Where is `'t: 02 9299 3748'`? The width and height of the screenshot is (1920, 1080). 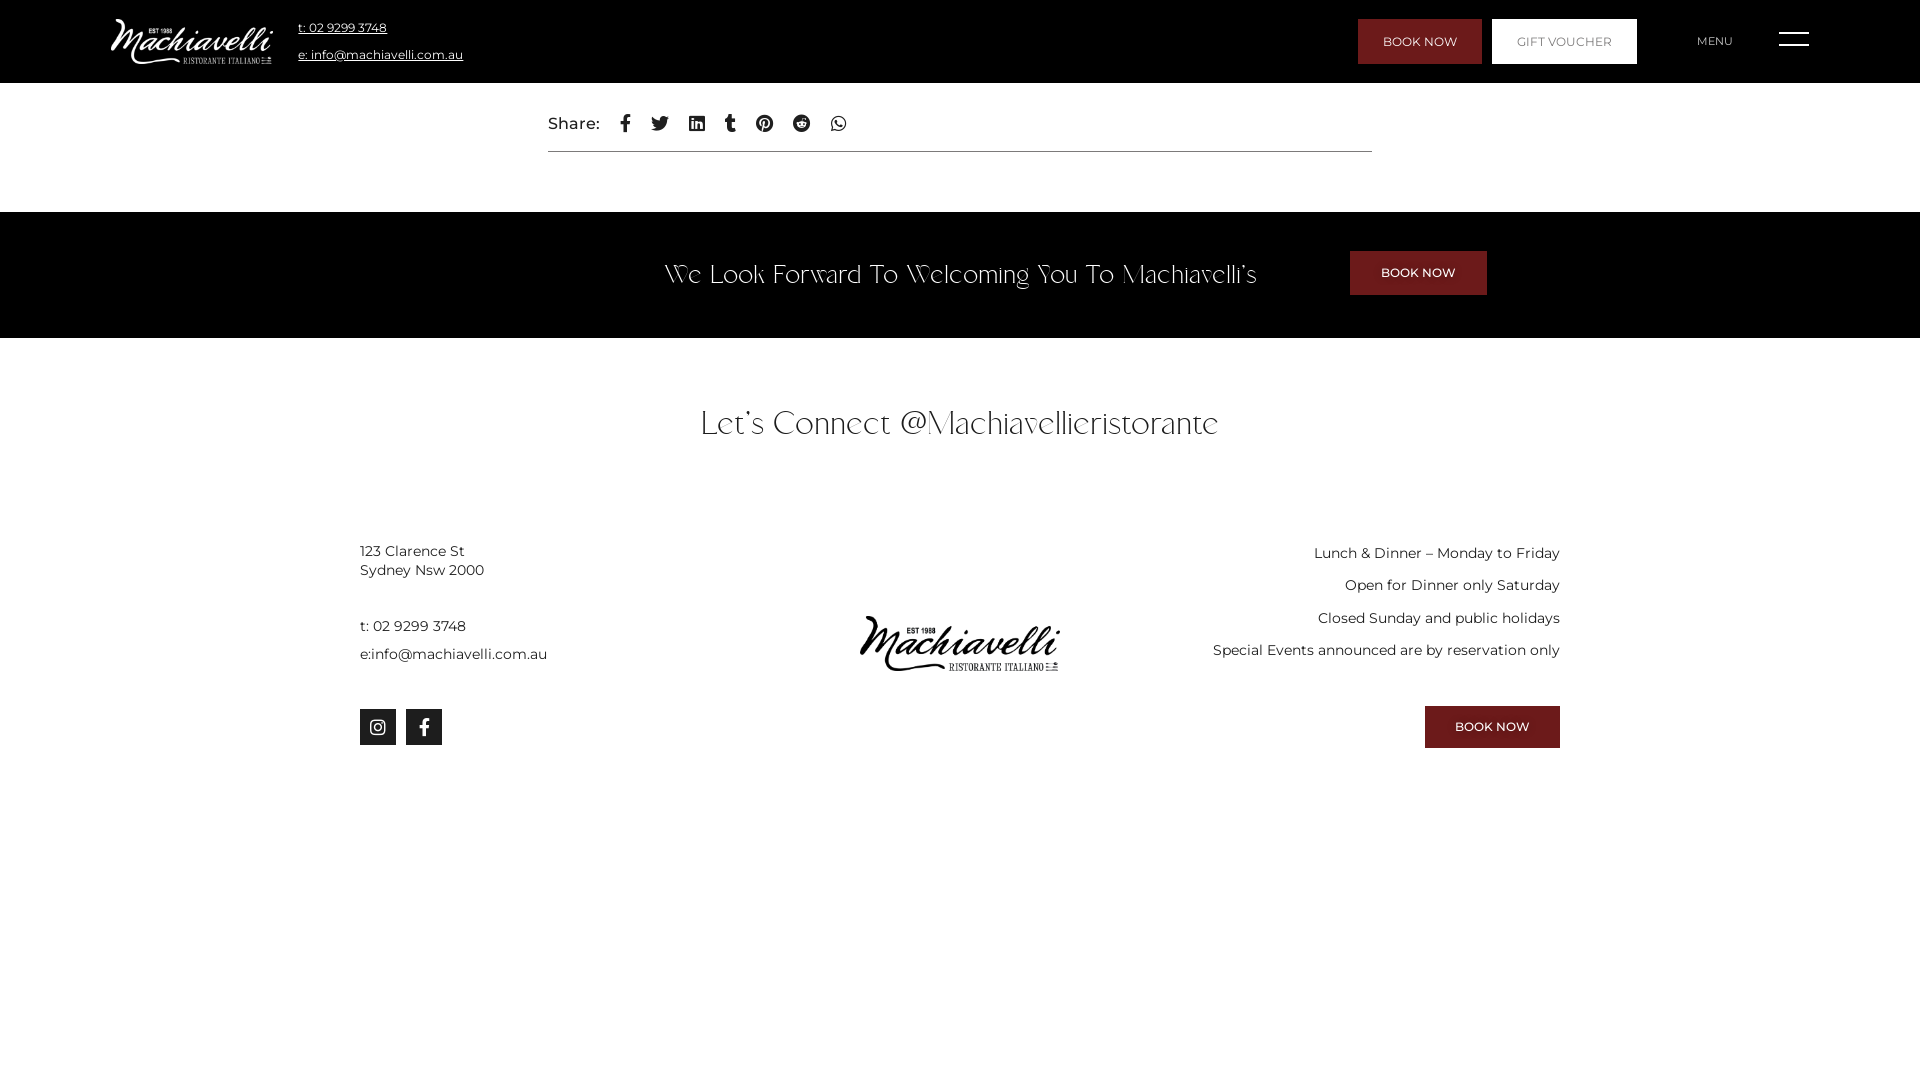
't: 02 9299 3748' is located at coordinates (553, 624).